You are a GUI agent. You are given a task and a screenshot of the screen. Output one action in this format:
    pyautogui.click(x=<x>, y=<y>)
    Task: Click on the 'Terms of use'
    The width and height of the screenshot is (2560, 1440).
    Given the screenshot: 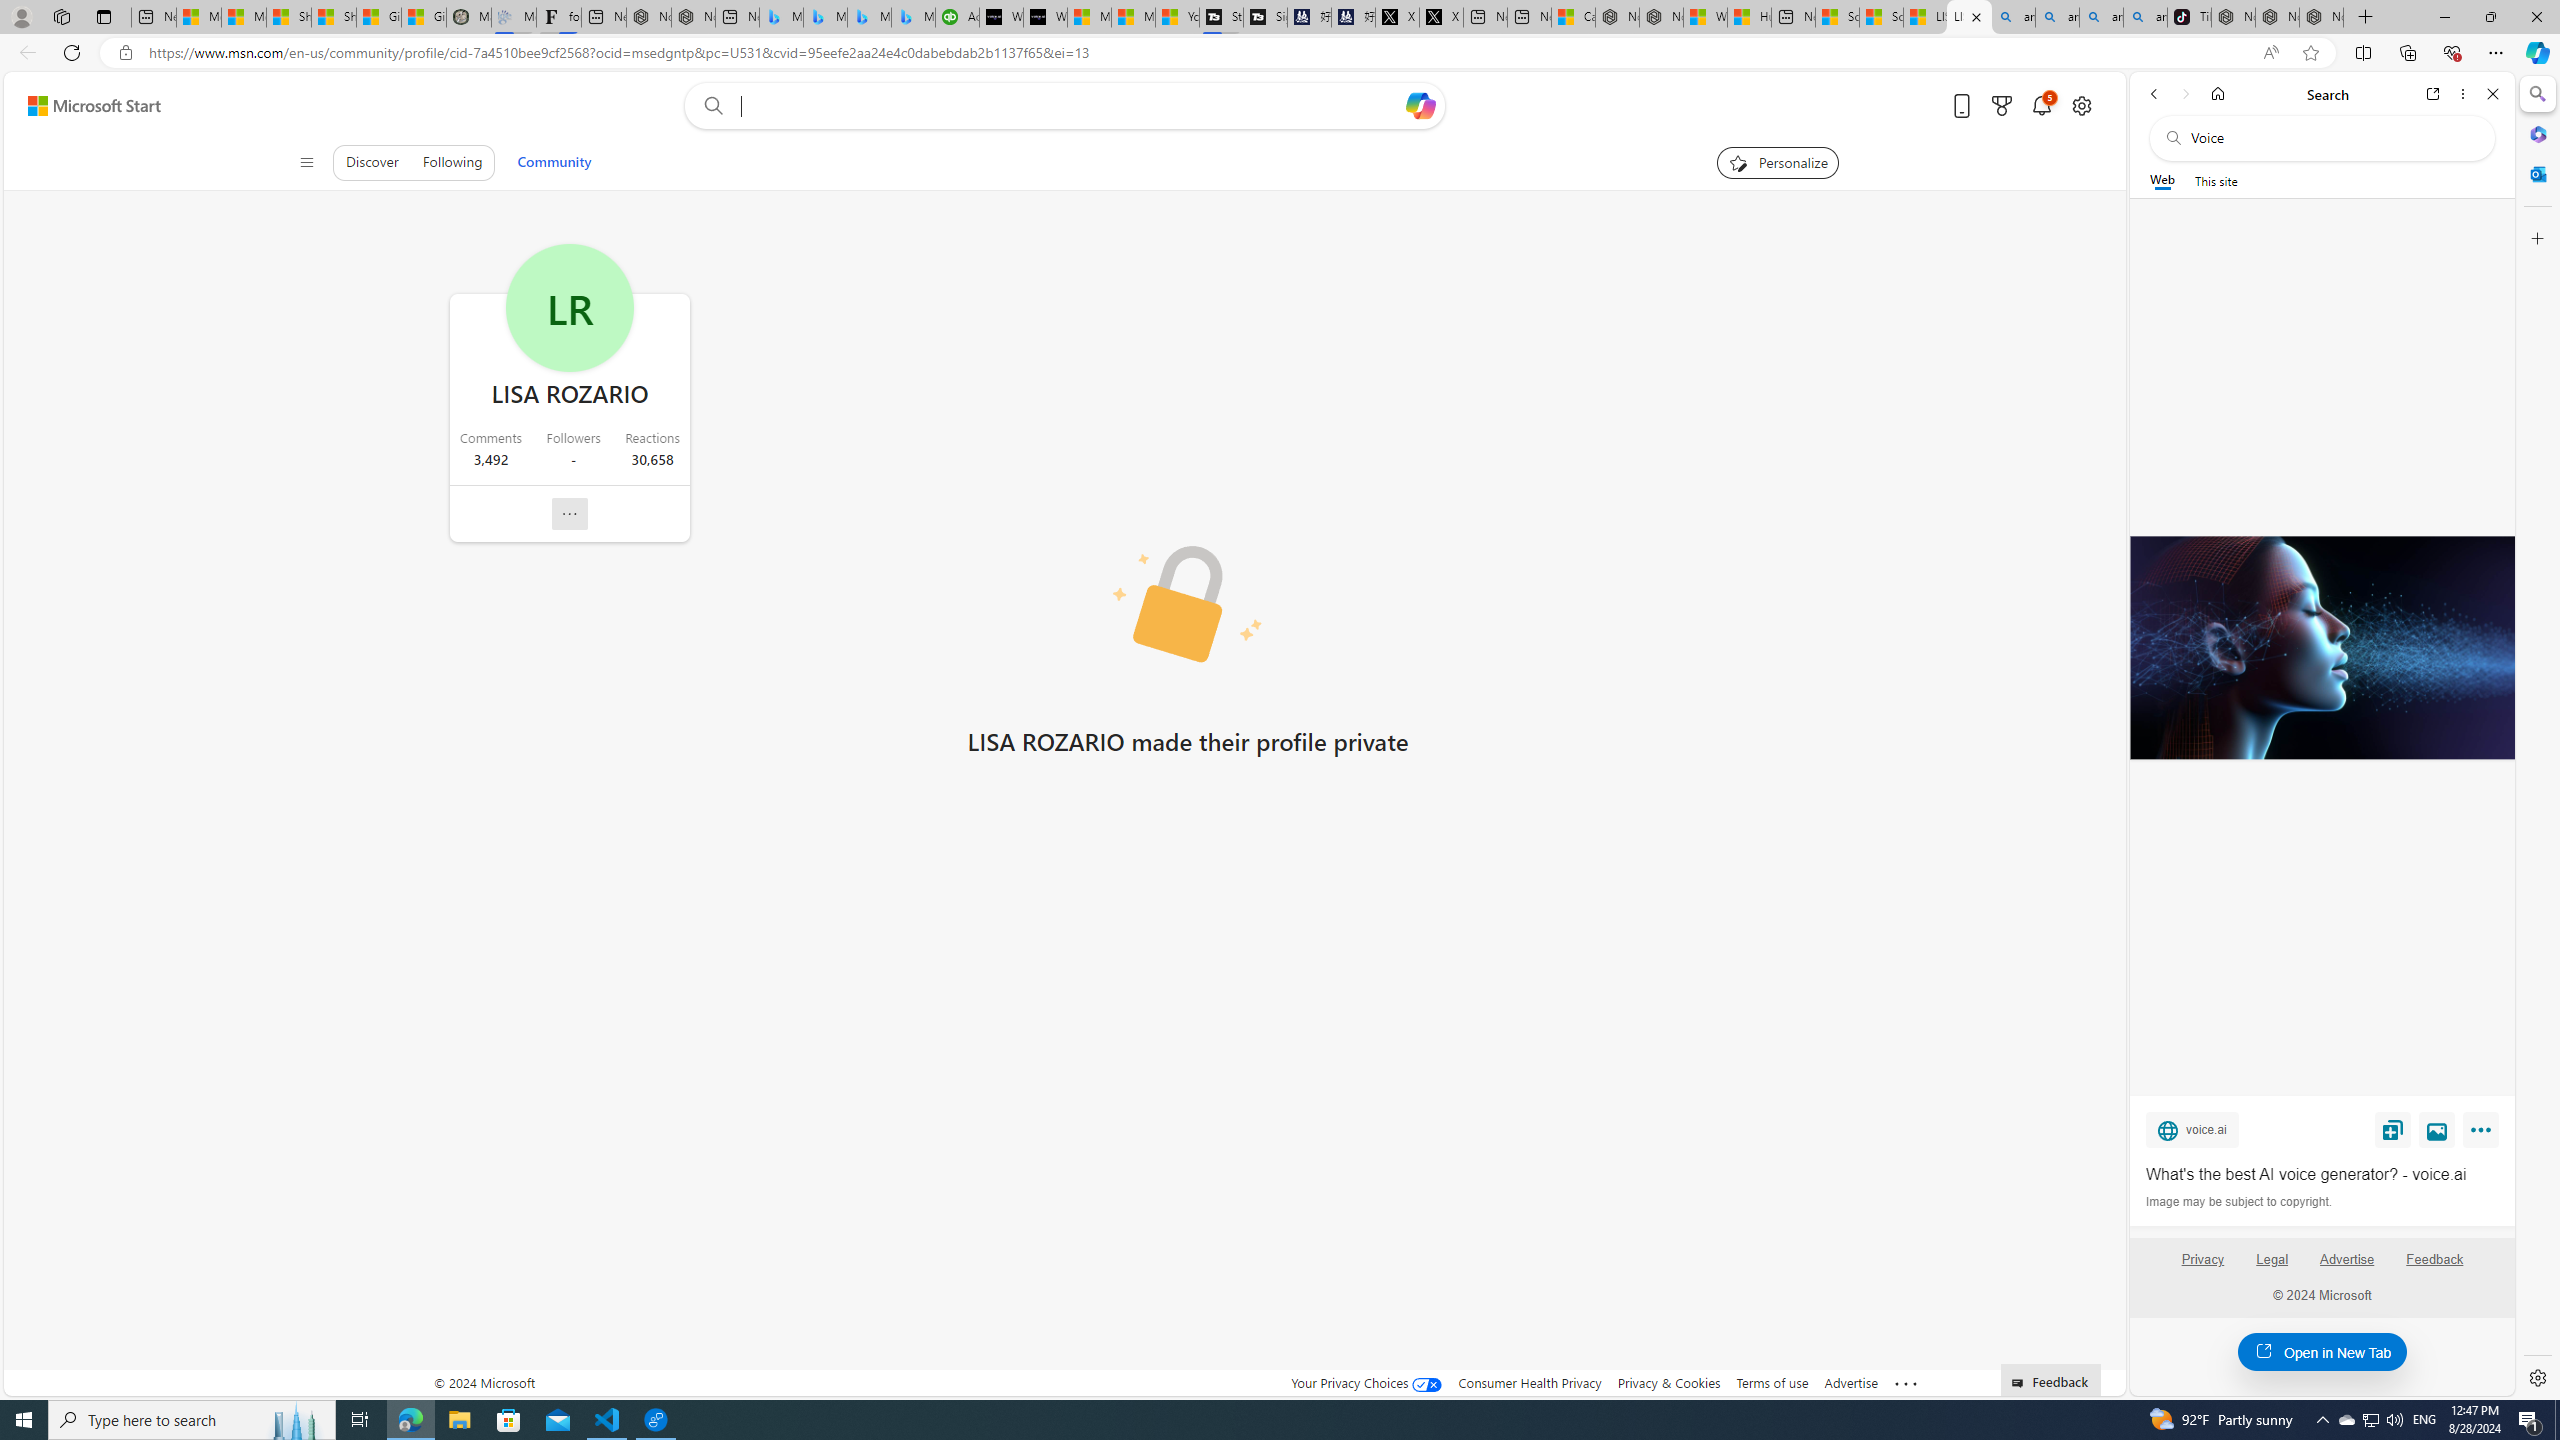 What is the action you would take?
    pyautogui.click(x=1772, y=1382)
    